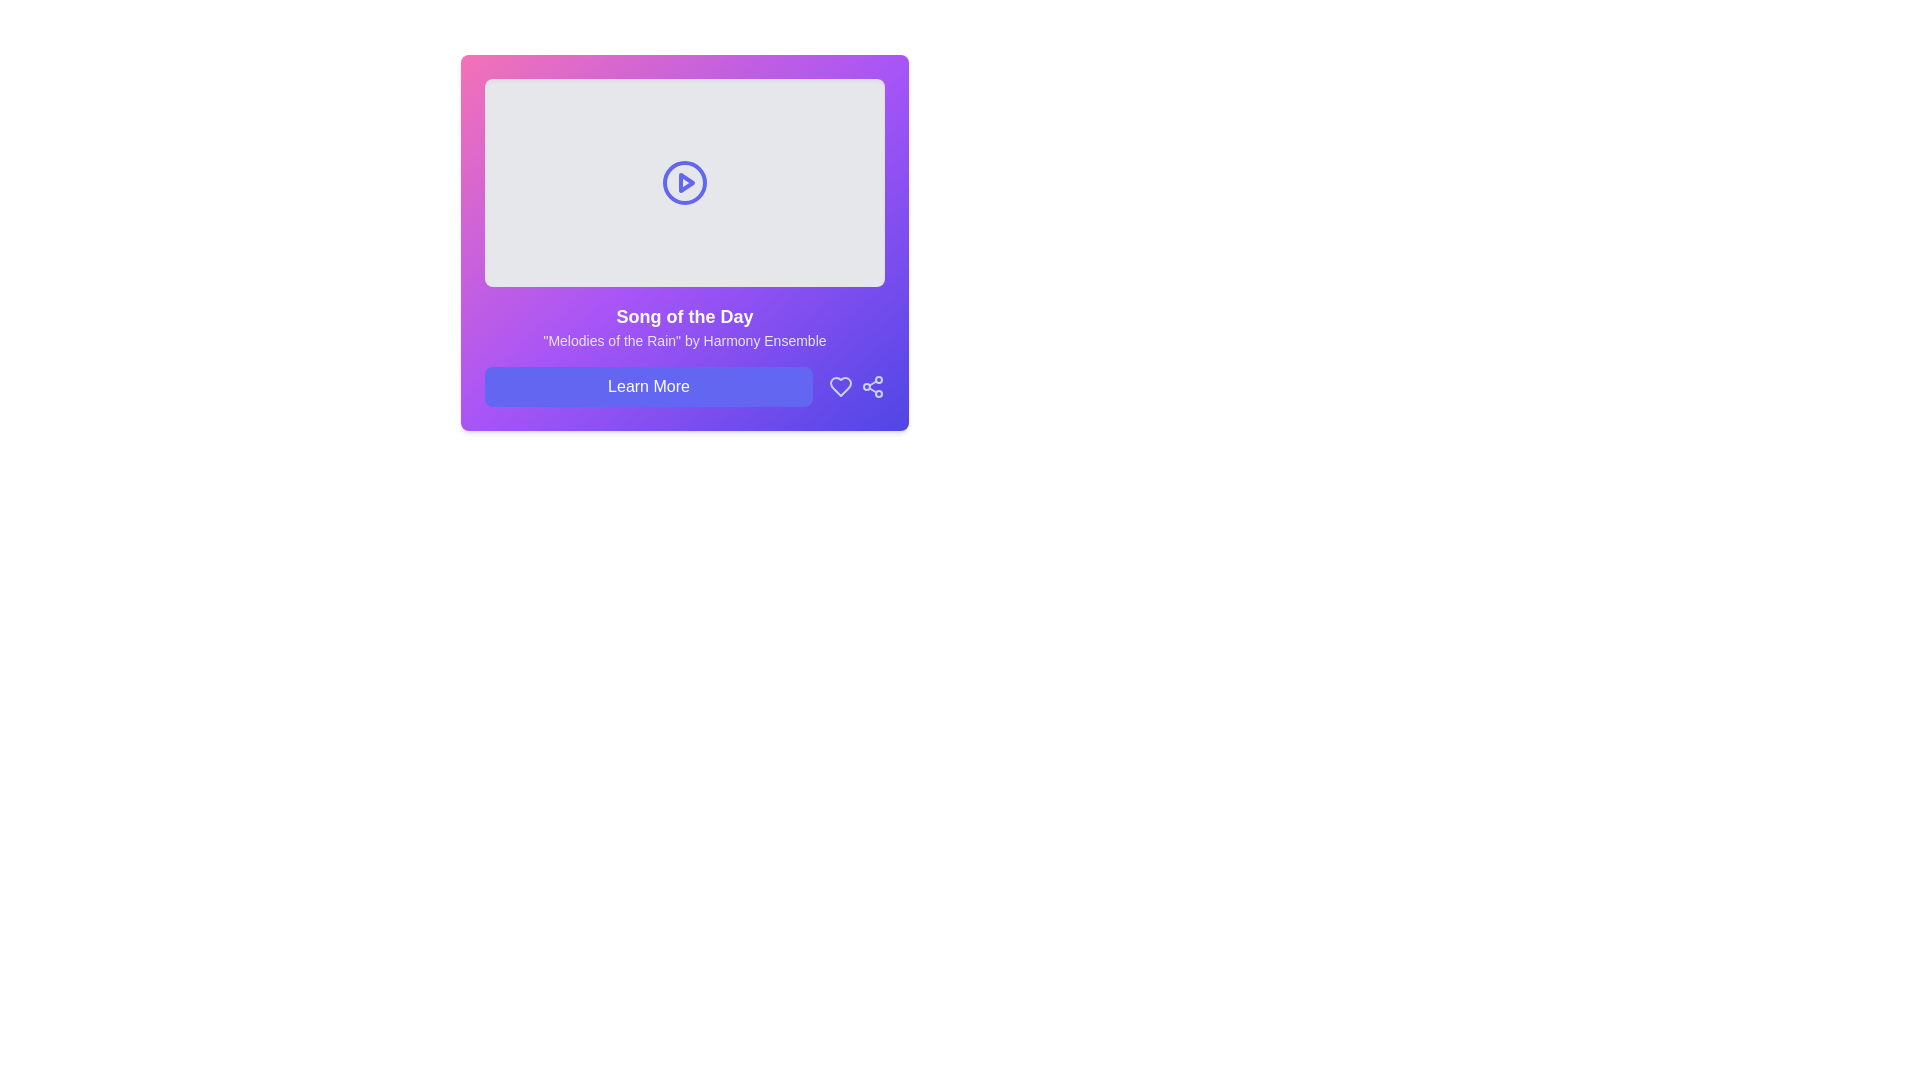  Describe the element at coordinates (685, 182) in the screenshot. I see `the outer circle of the play button icon in the multimedia preview section of the 'Song of the Day' card, which visually emphasizes the play triangle symbol` at that location.